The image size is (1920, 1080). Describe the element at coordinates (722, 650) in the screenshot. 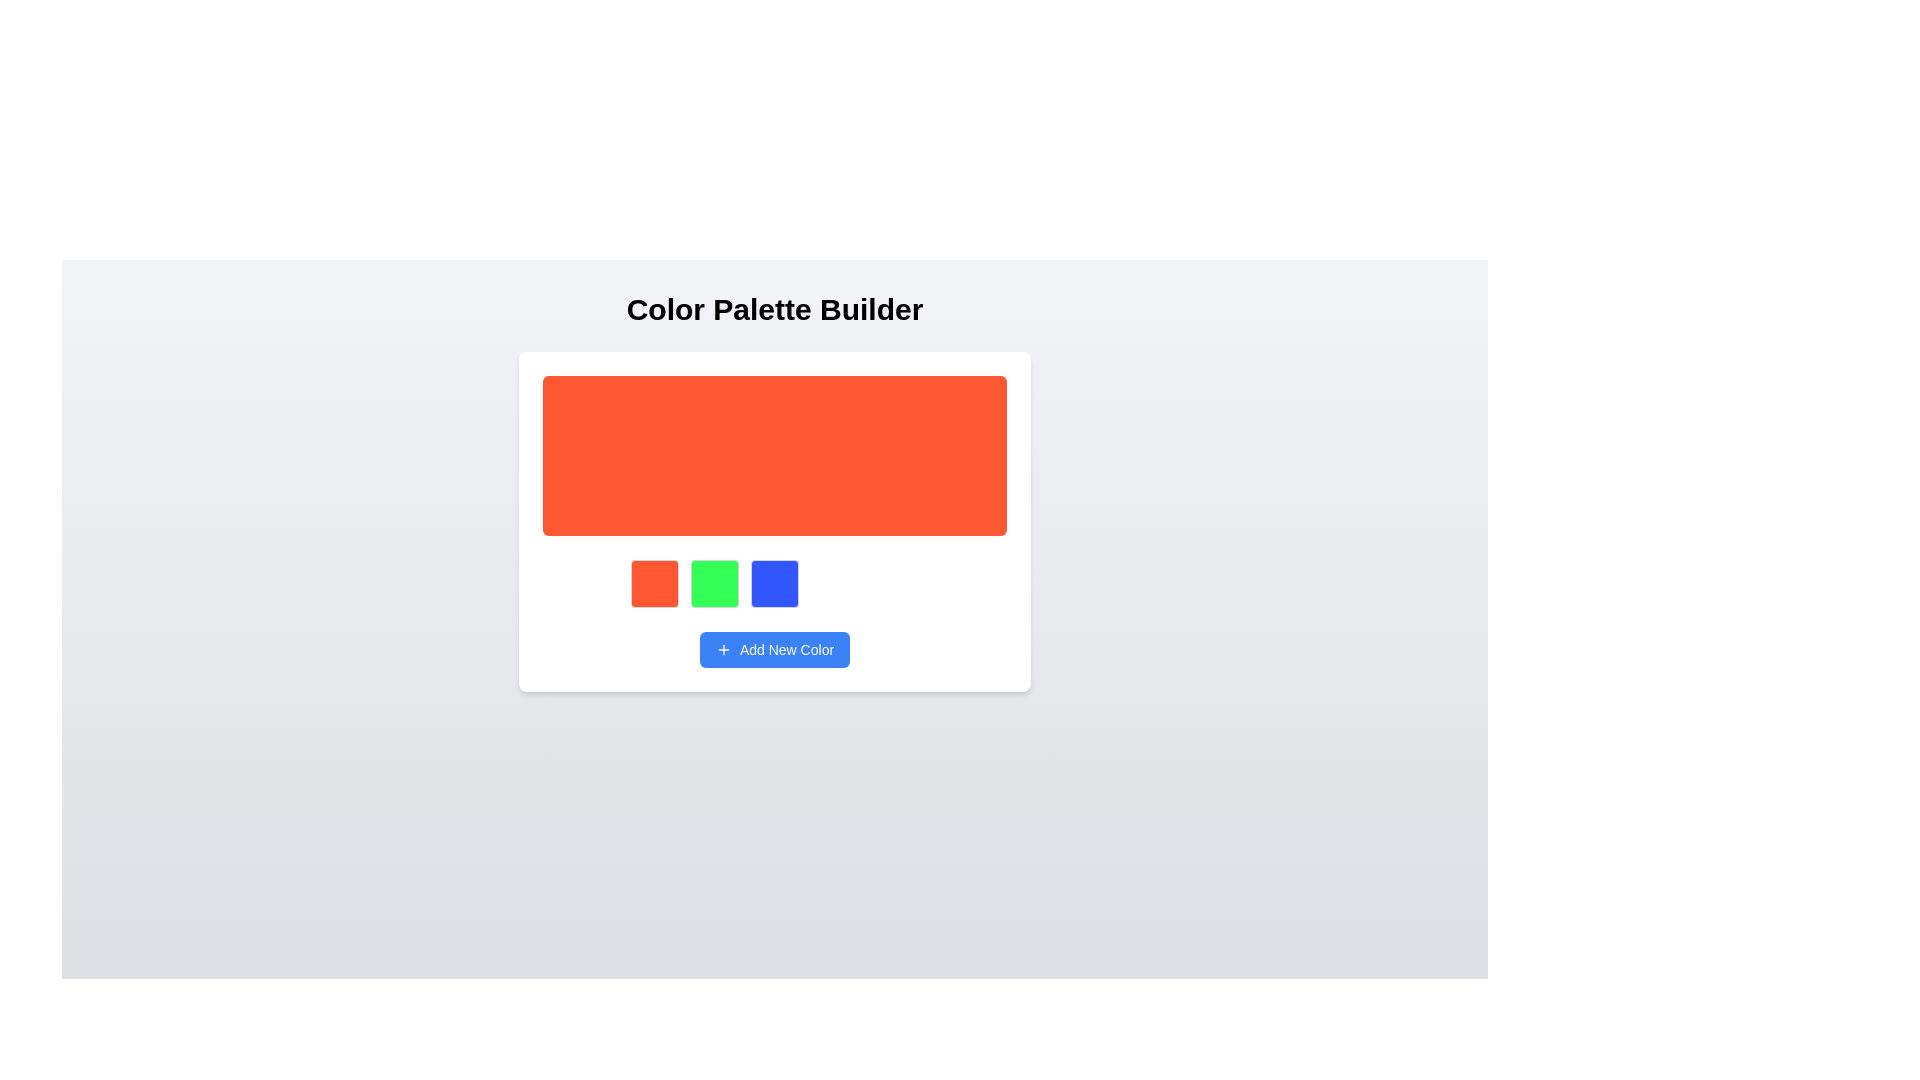

I see `the plus sign icon within the 'Add New Color' button` at that location.